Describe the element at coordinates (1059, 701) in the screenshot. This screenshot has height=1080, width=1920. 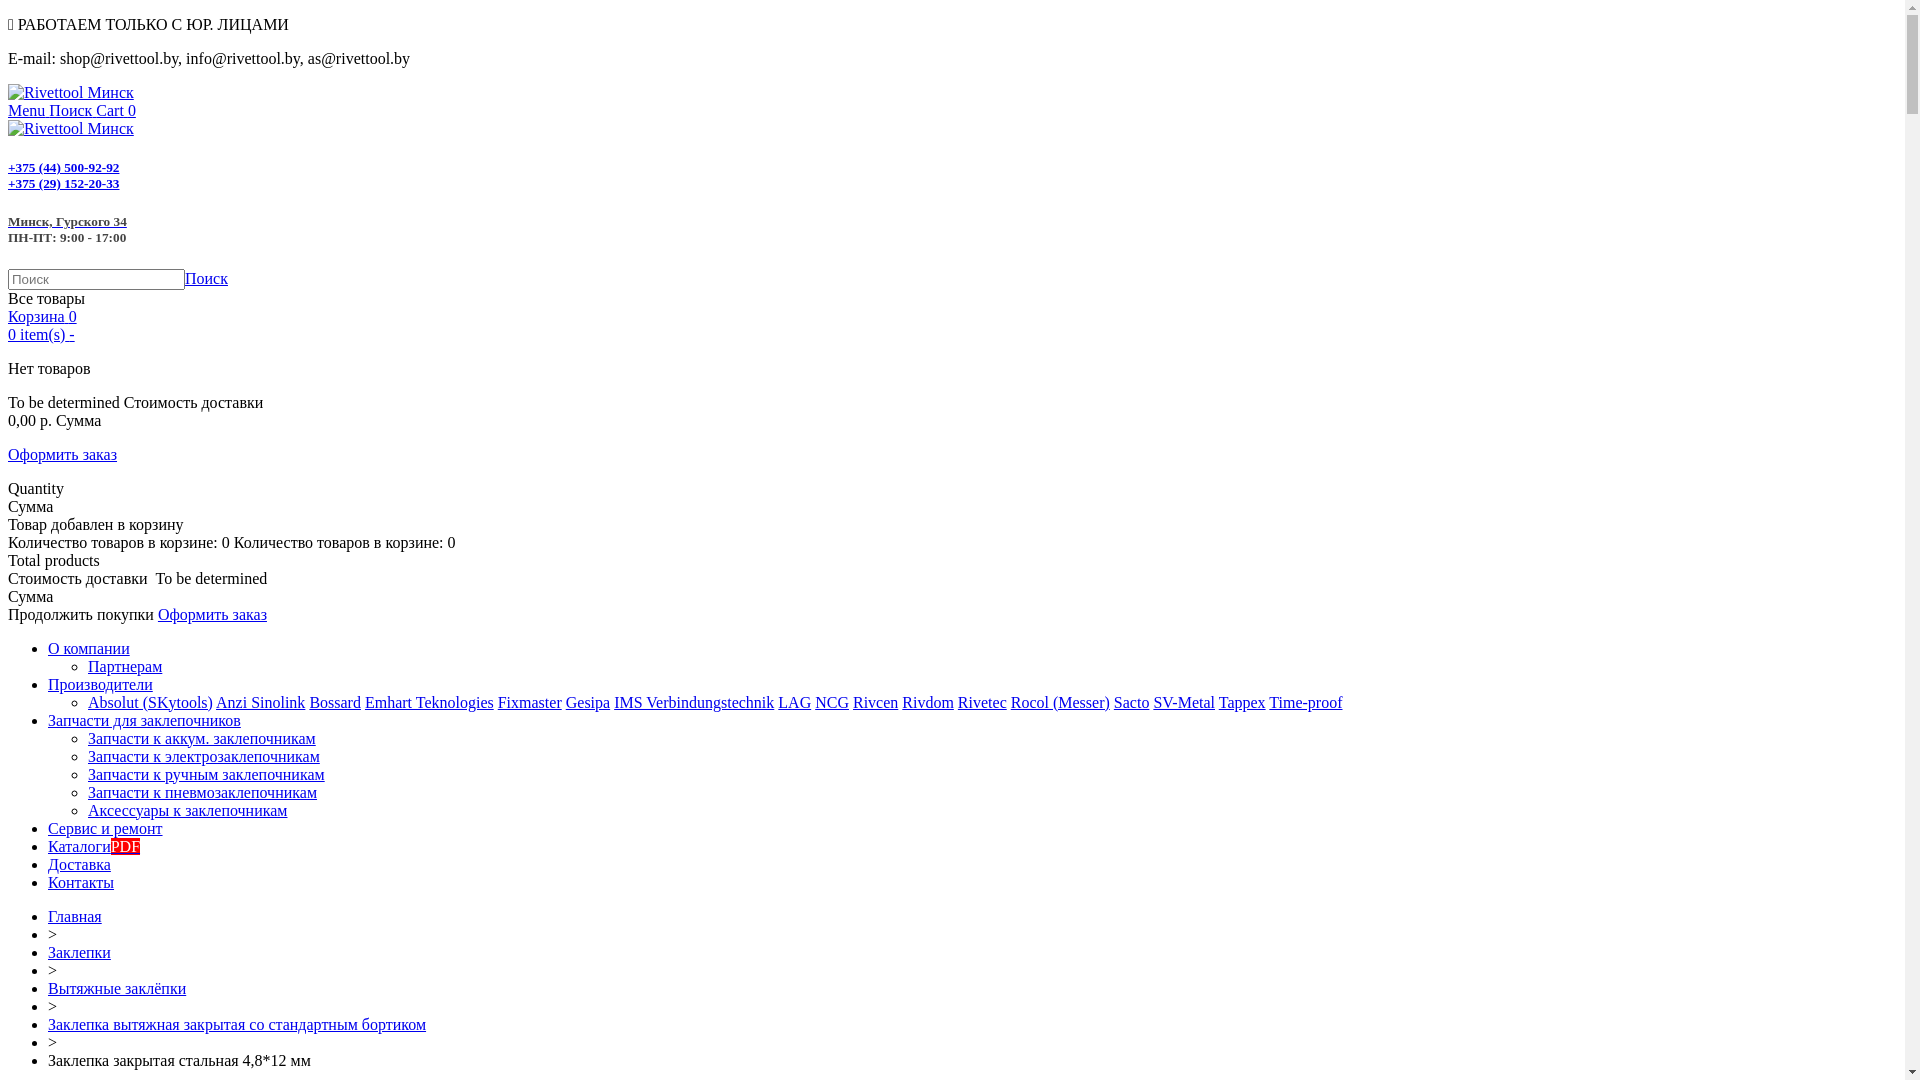
I see `'Rocol (Messer)'` at that location.